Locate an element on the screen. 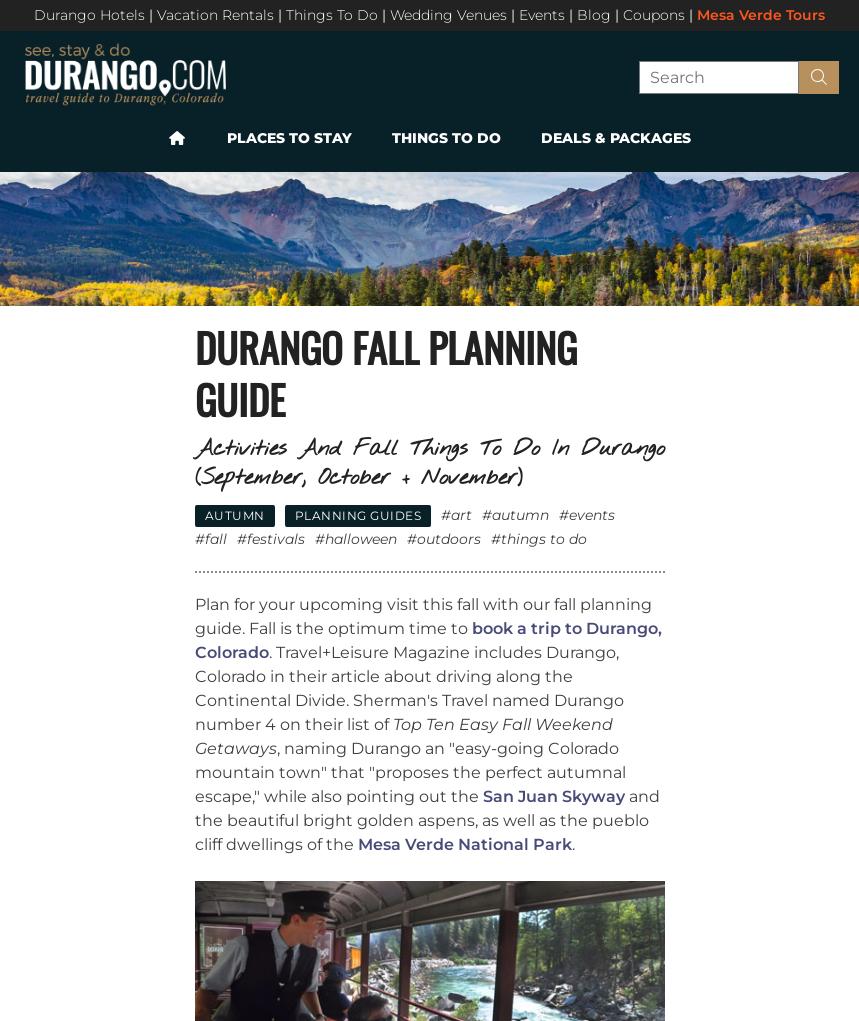 The height and width of the screenshot is (1021, 859). 'San Juan Skyway' is located at coordinates (481, 794).